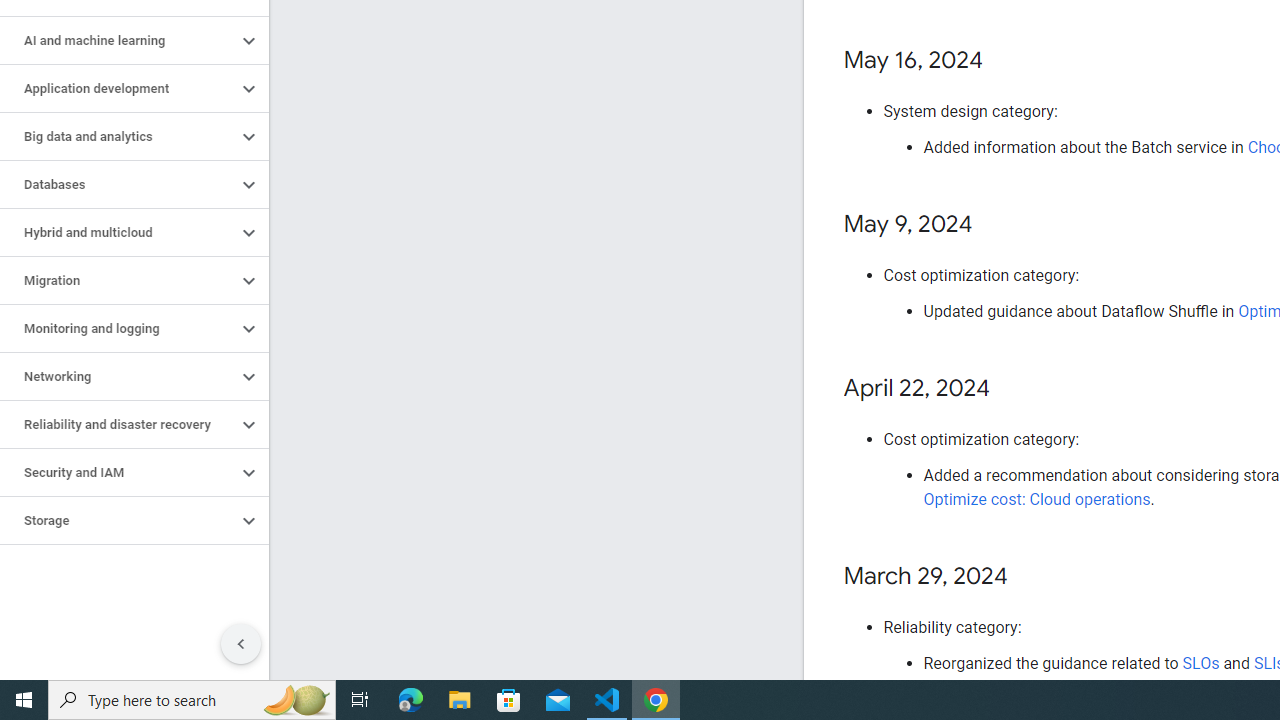 This screenshot has width=1280, height=720. Describe the element at coordinates (117, 519) in the screenshot. I see `'Storage'` at that location.